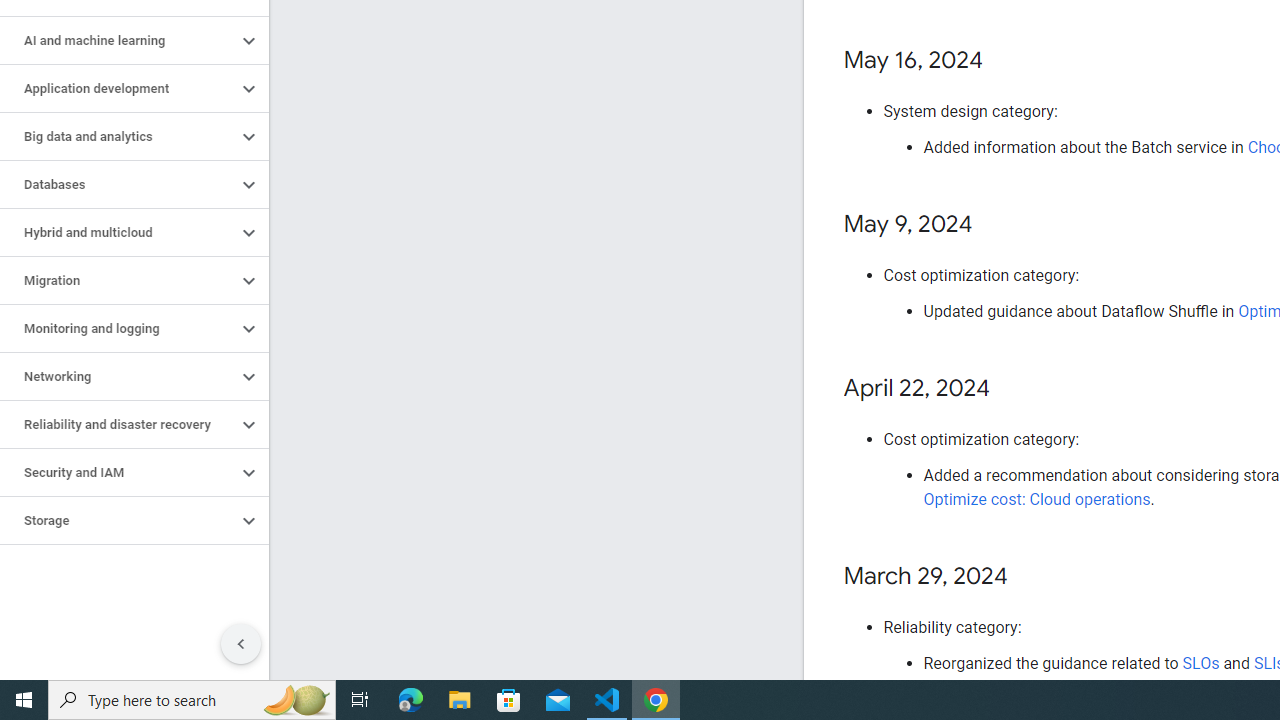 This screenshot has width=1280, height=720. Describe the element at coordinates (117, 519) in the screenshot. I see `'Storage'` at that location.